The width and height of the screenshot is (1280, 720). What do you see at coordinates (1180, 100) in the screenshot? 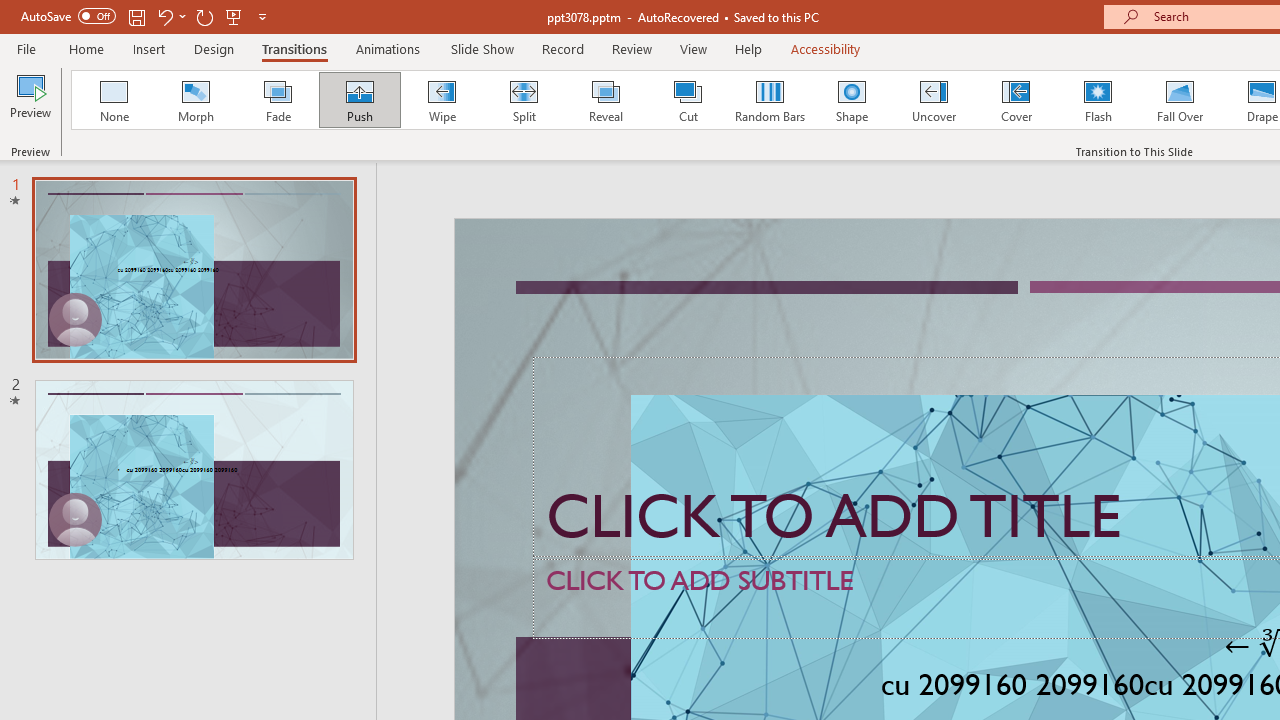
I see `'Fall Over'` at bounding box center [1180, 100].